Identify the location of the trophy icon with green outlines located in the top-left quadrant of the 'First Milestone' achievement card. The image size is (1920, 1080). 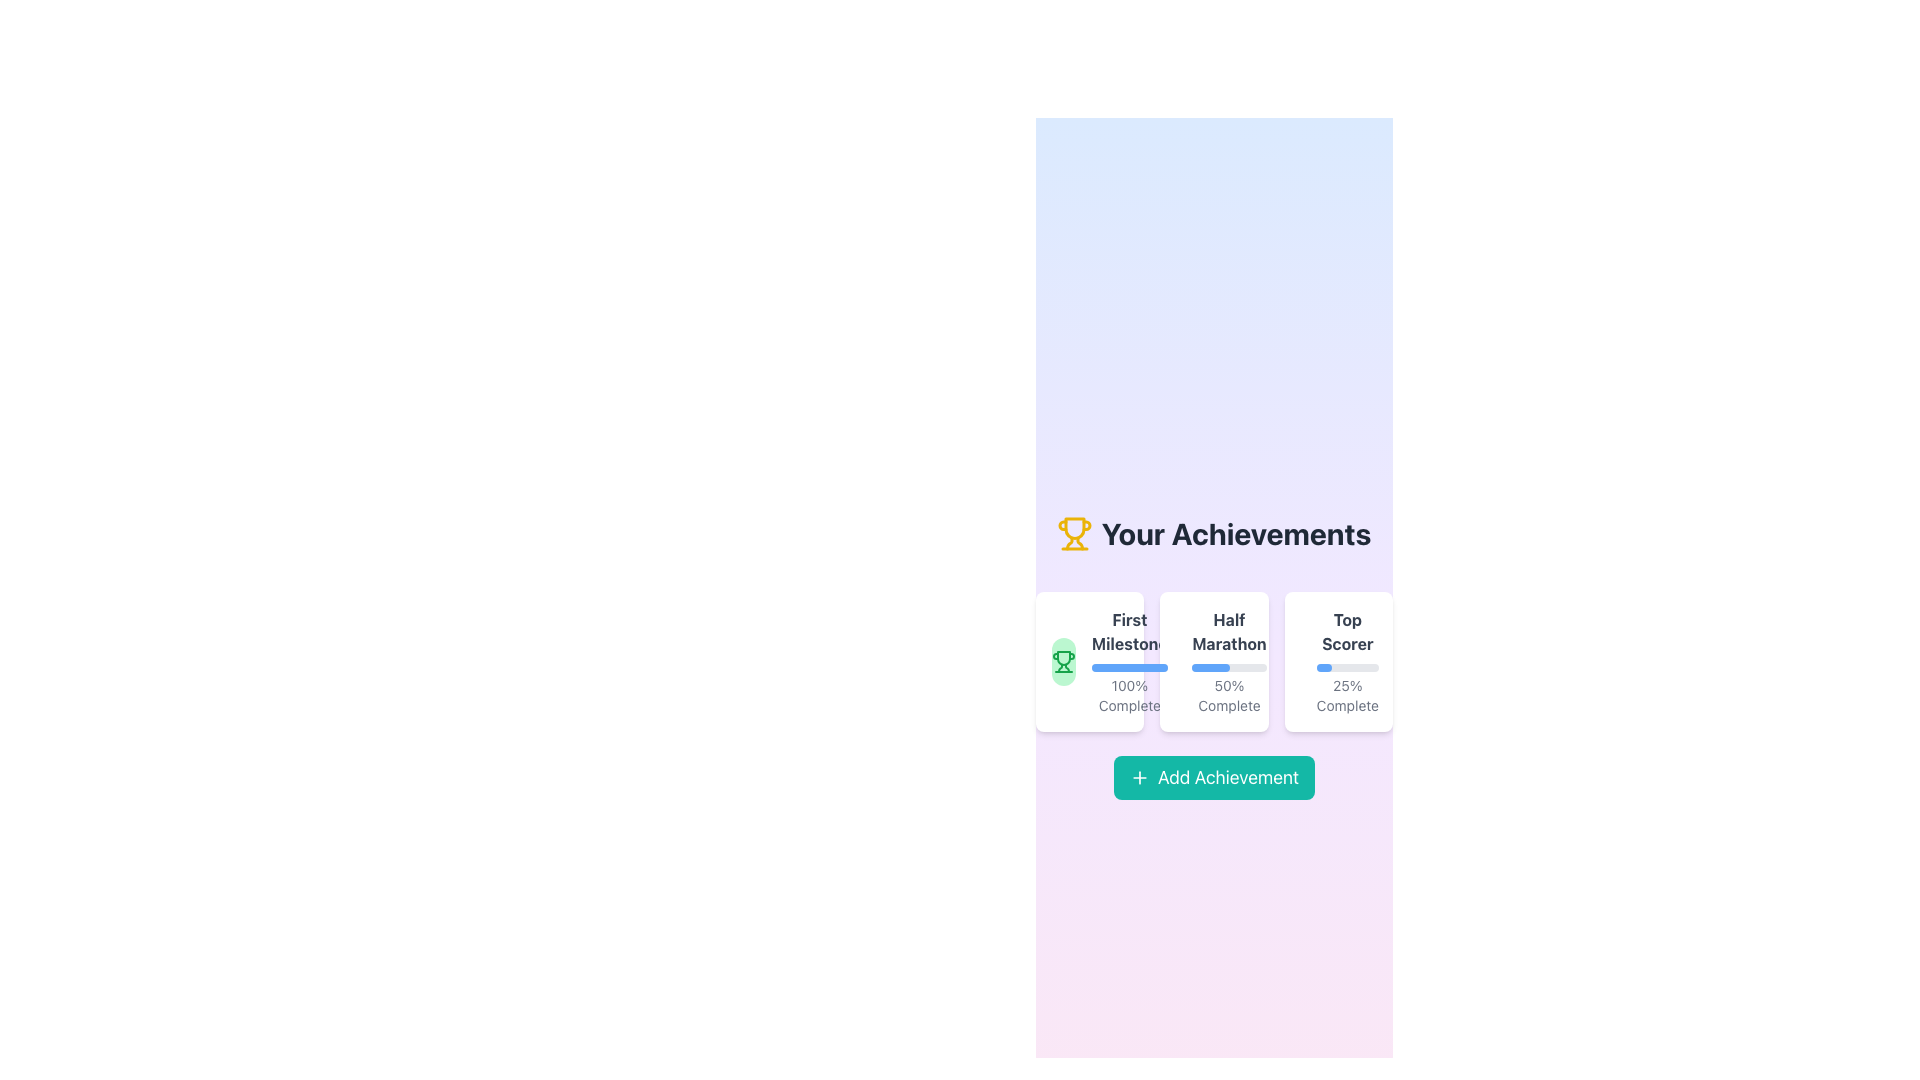
(1063, 662).